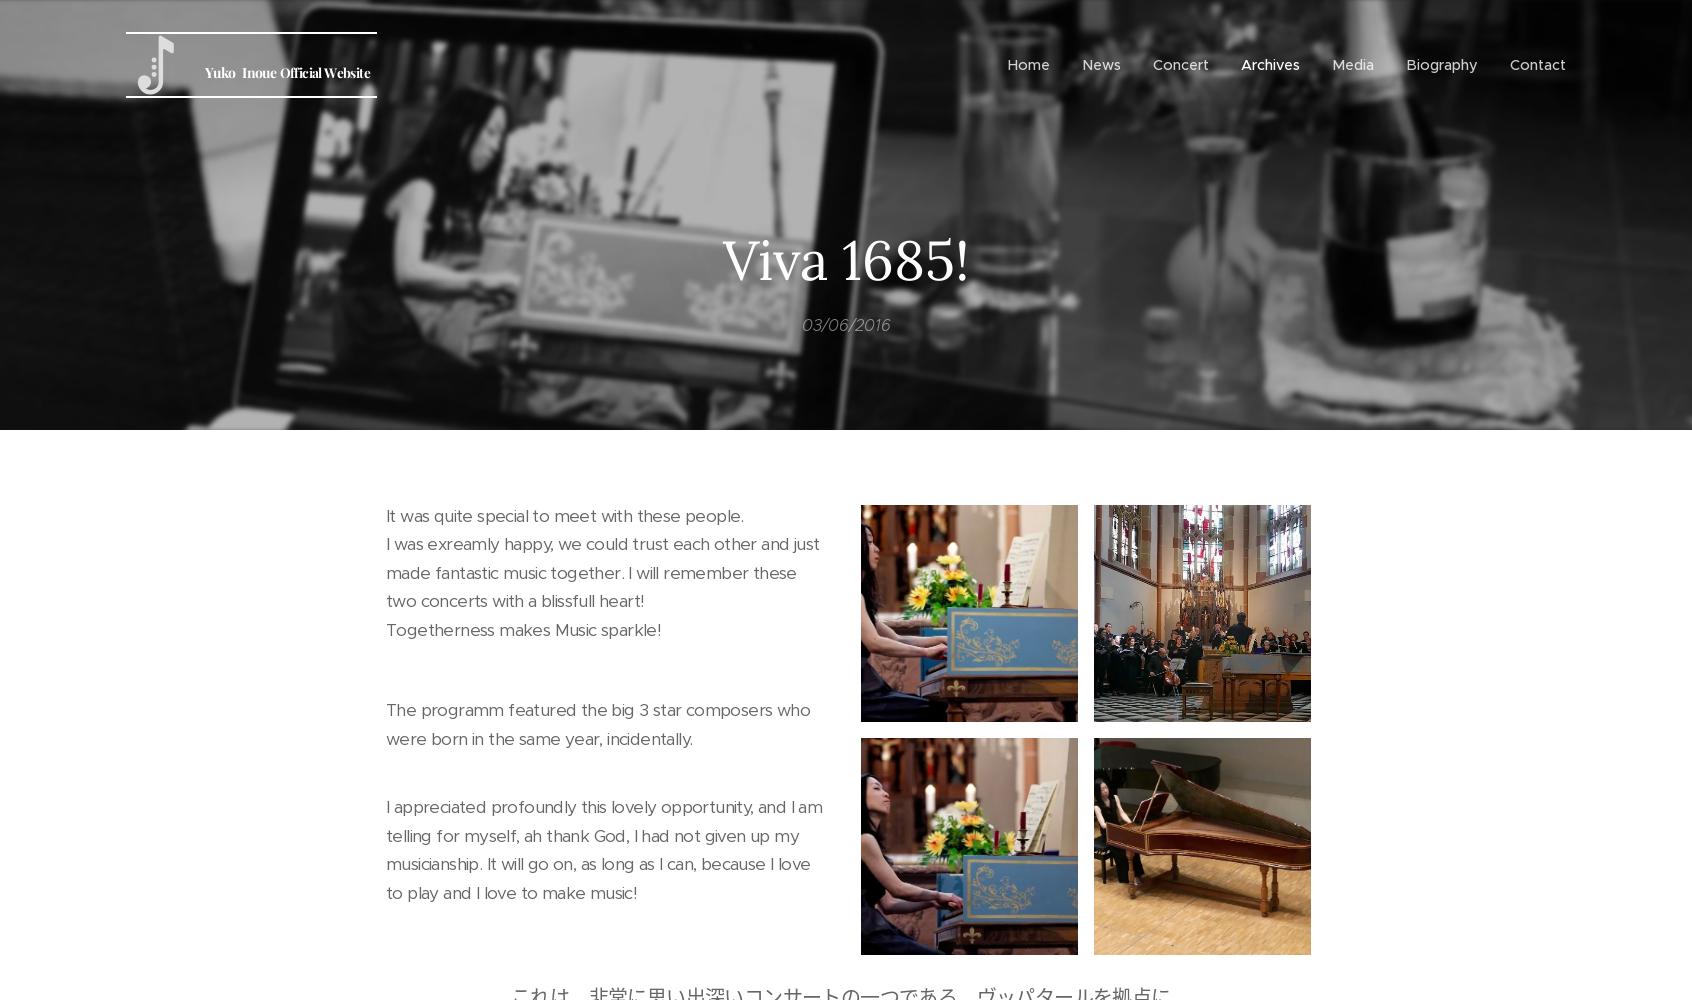  I want to click on 'Inoue', so click(259, 71).